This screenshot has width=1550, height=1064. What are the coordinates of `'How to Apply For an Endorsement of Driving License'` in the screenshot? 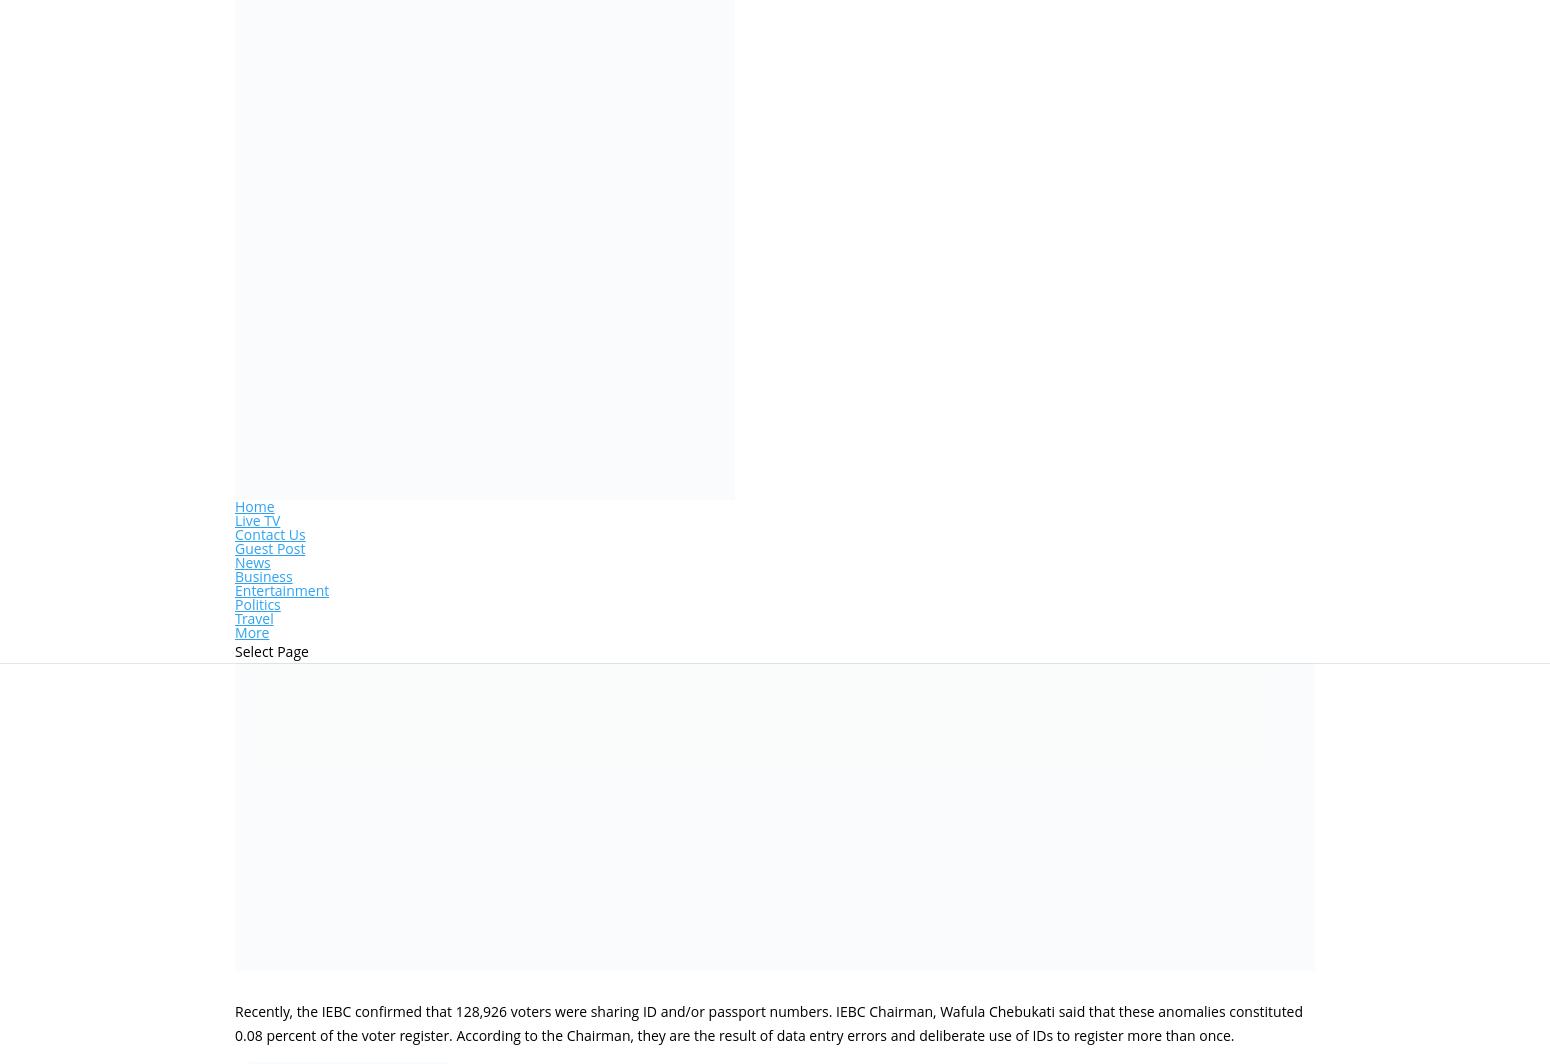 It's located at (405, 72).